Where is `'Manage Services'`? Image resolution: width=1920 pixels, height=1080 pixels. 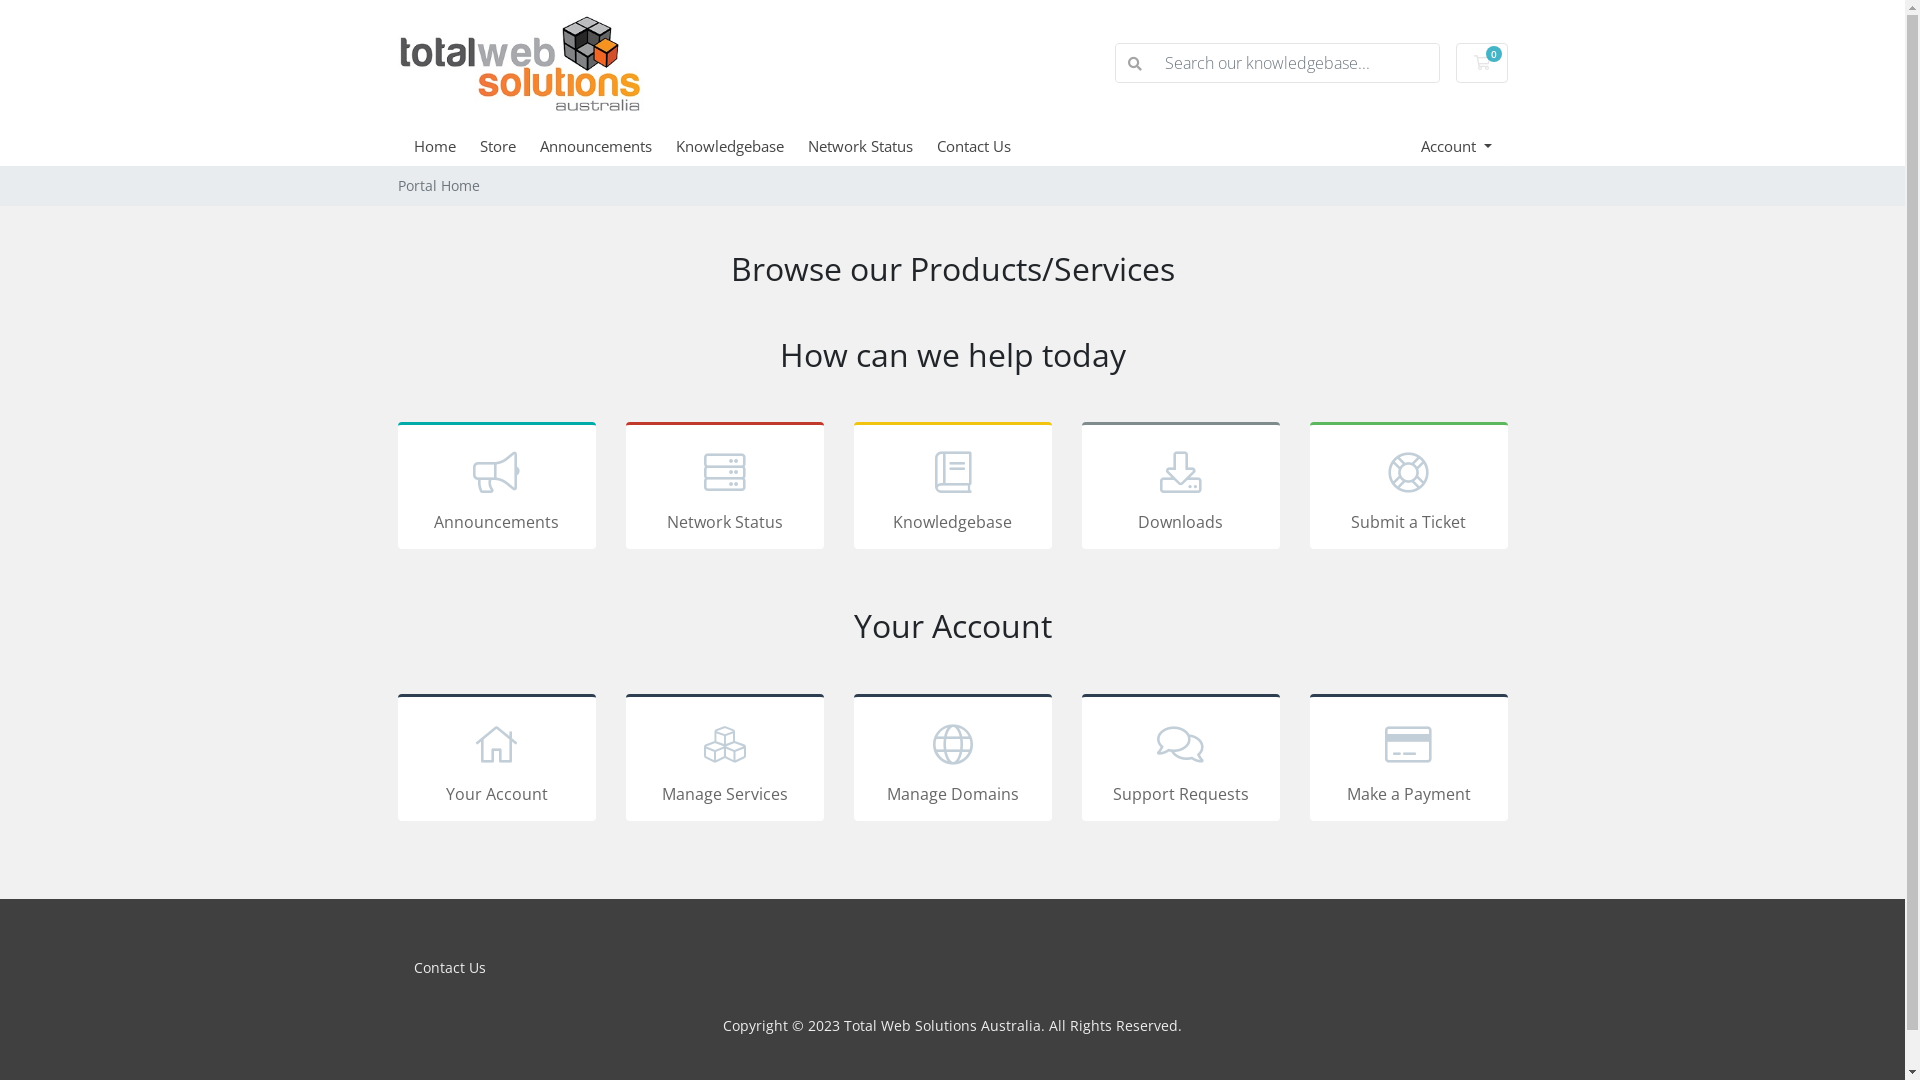 'Manage Services' is located at coordinates (723, 757).